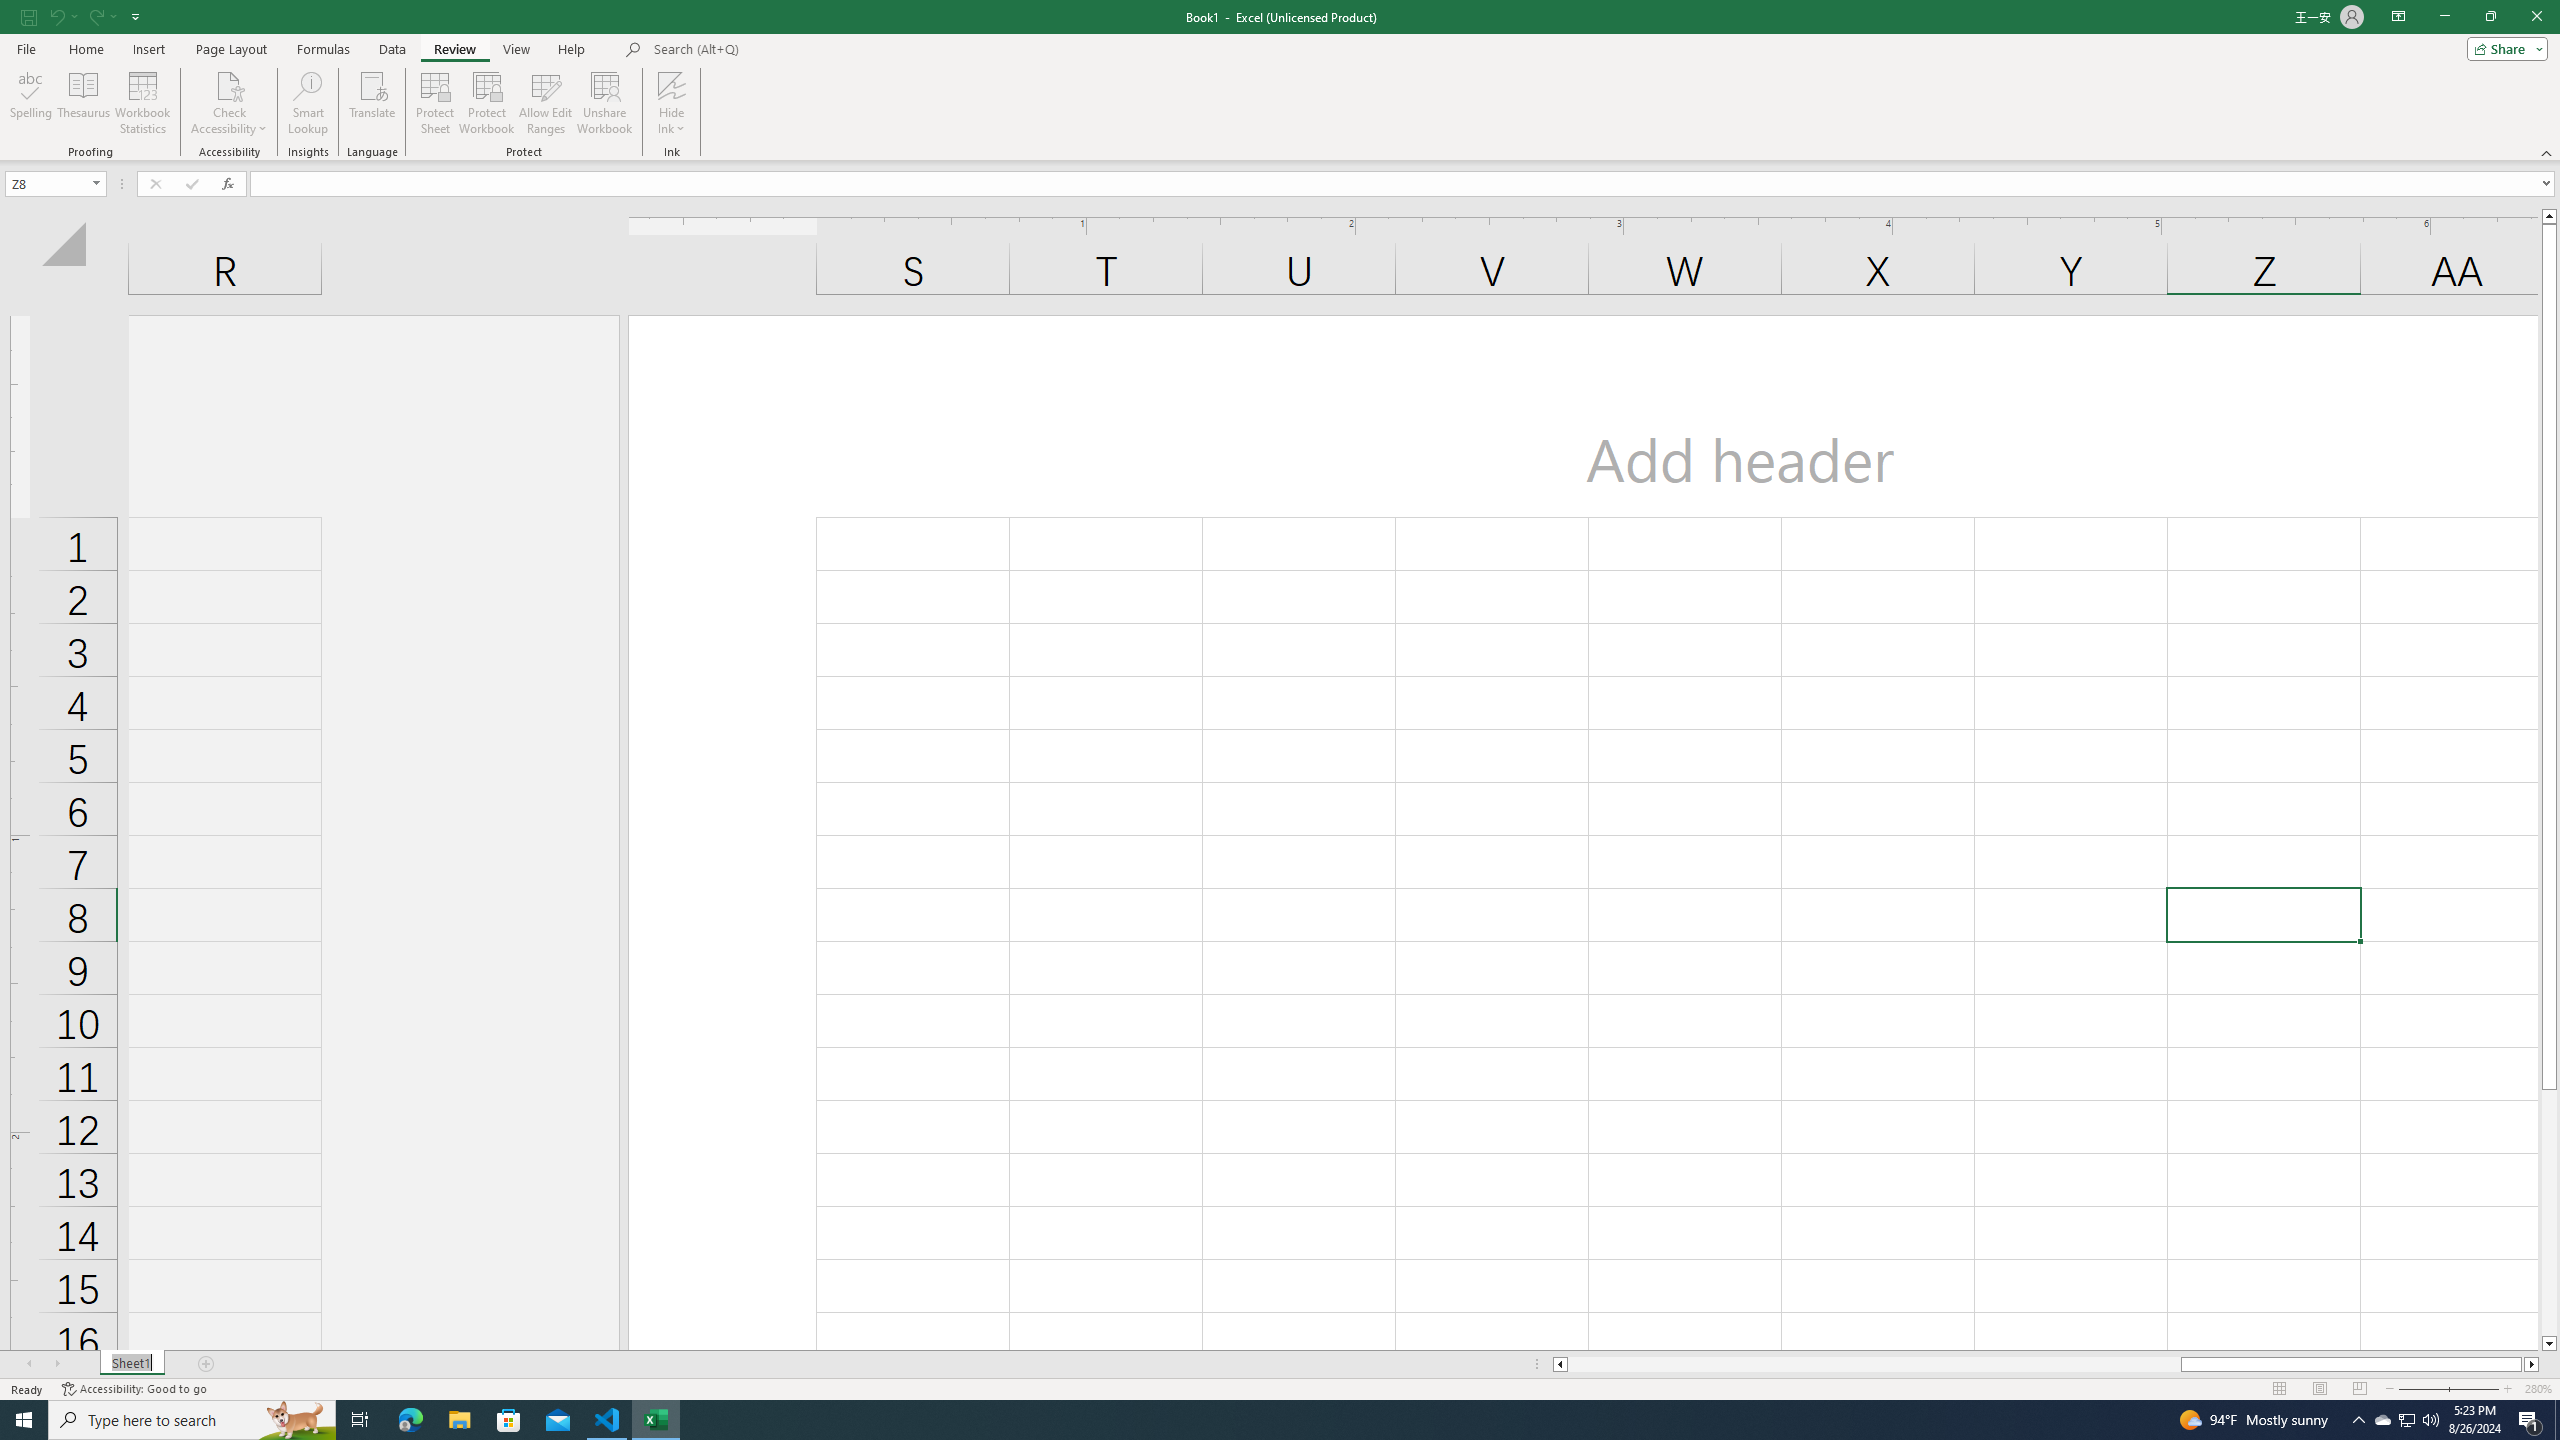 Image resolution: width=2560 pixels, height=1440 pixels. Describe the element at coordinates (228, 84) in the screenshot. I see `'Check Accessibility'` at that location.